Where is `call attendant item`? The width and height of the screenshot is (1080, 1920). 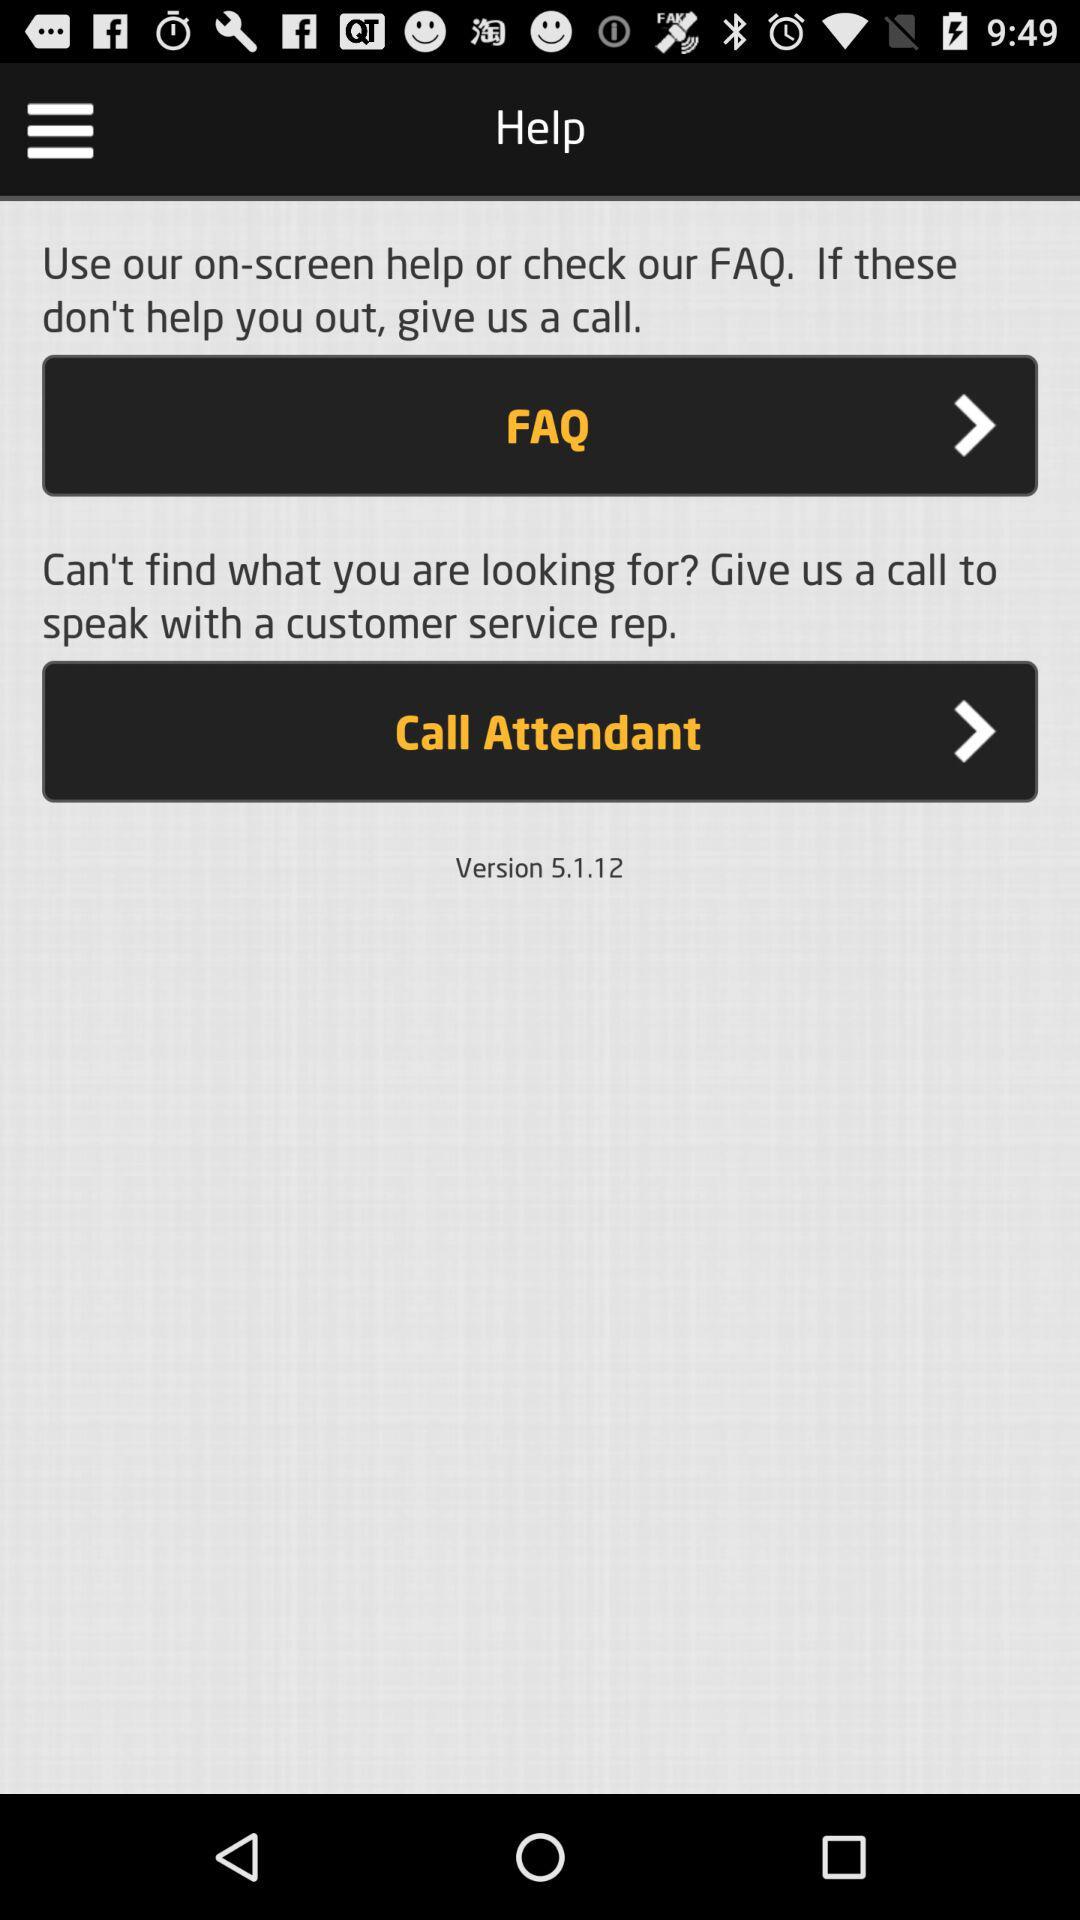 call attendant item is located at coordinates (540, 730).